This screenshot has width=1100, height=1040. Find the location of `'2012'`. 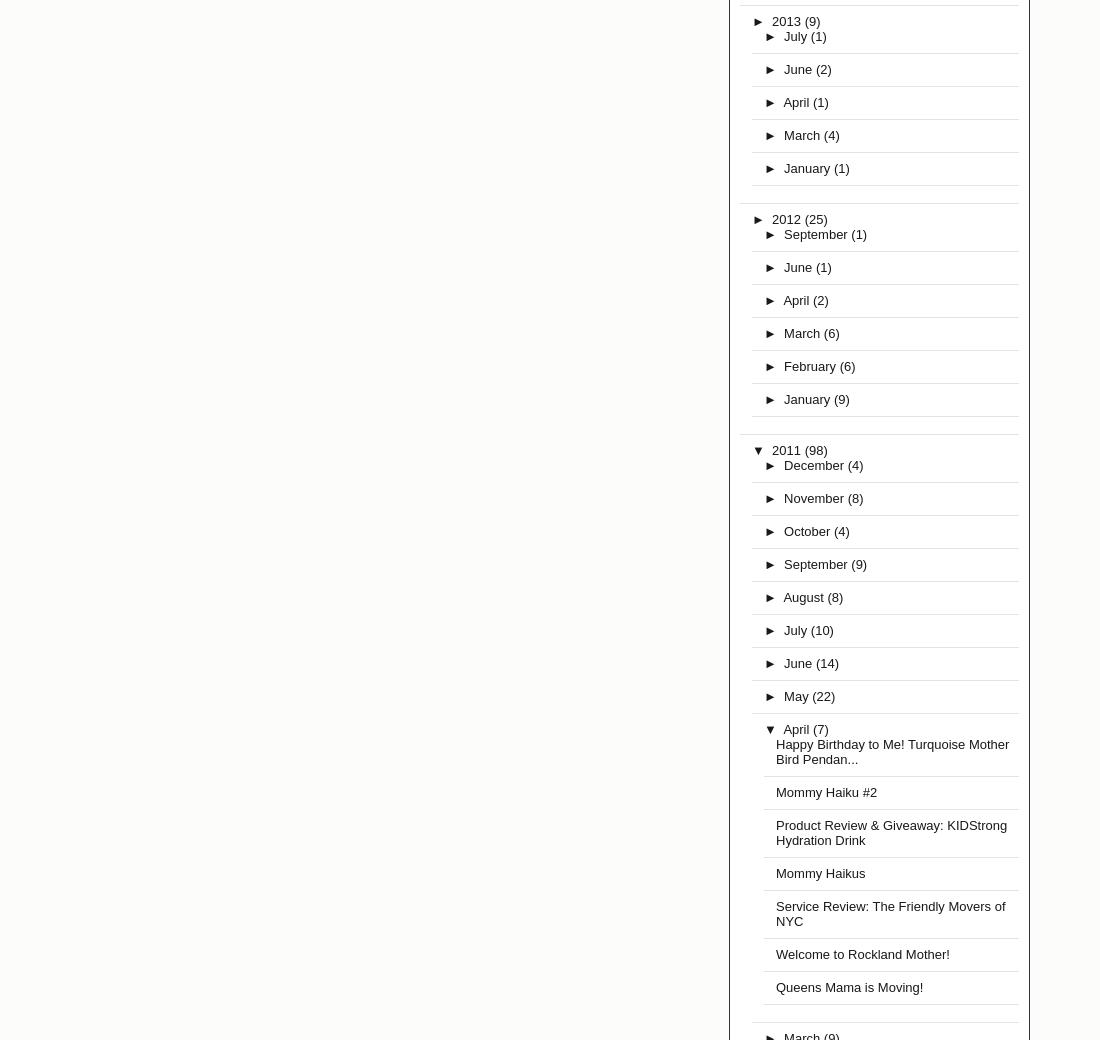

'2012' is located at coordinates (788, 219).